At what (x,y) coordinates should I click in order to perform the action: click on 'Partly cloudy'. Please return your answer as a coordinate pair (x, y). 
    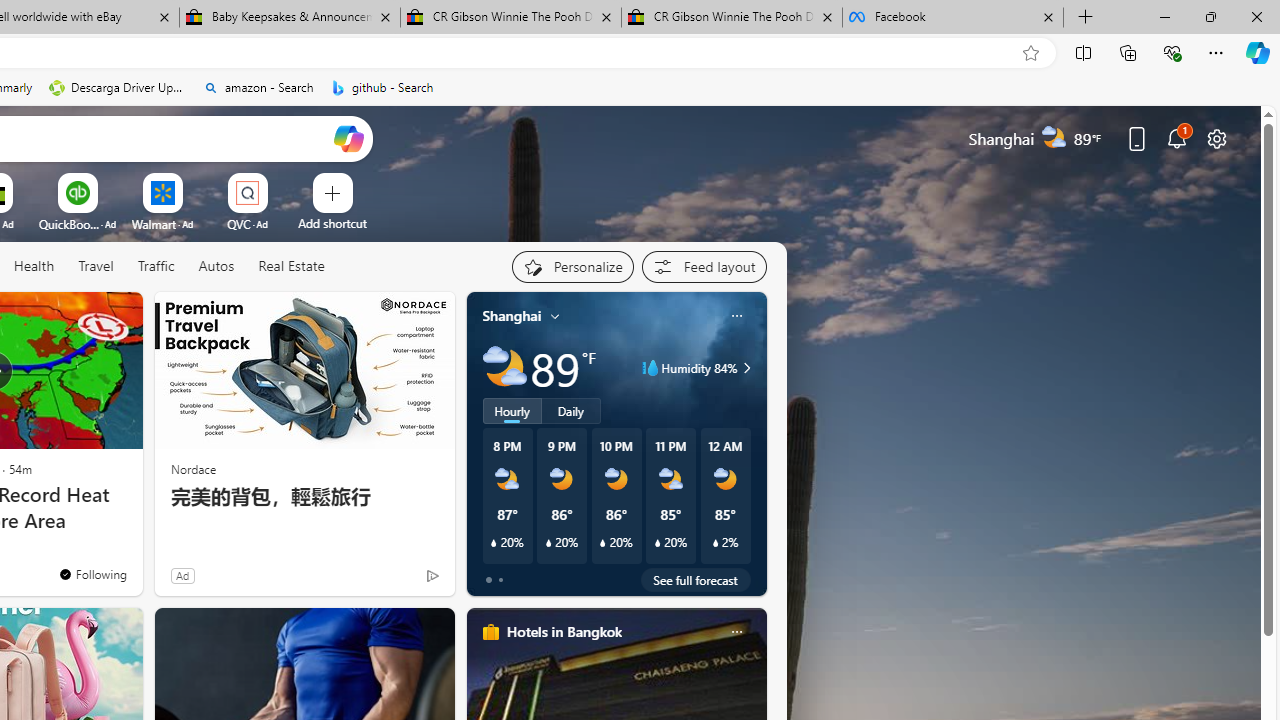
    Looking at the image, I should click on (504, 368).